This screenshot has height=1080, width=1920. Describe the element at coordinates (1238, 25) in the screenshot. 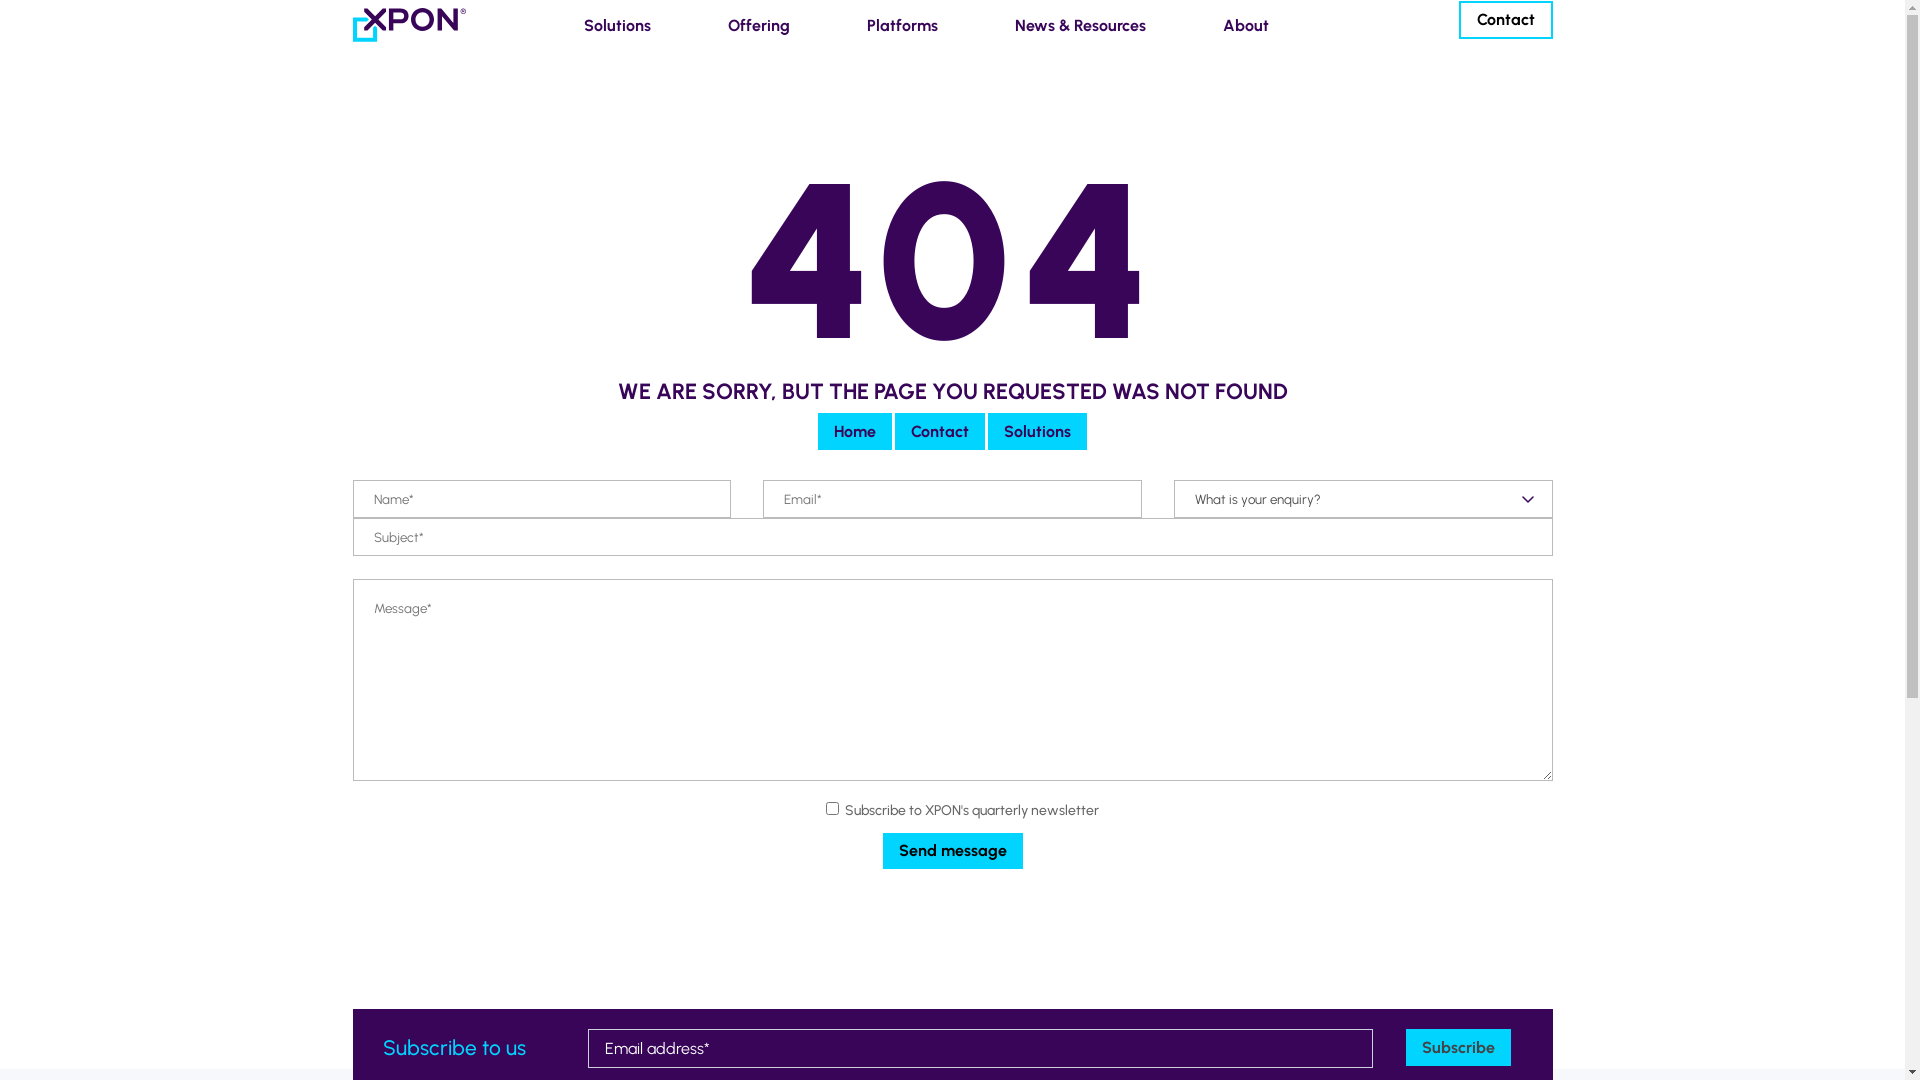

I see `'About'` at that location.